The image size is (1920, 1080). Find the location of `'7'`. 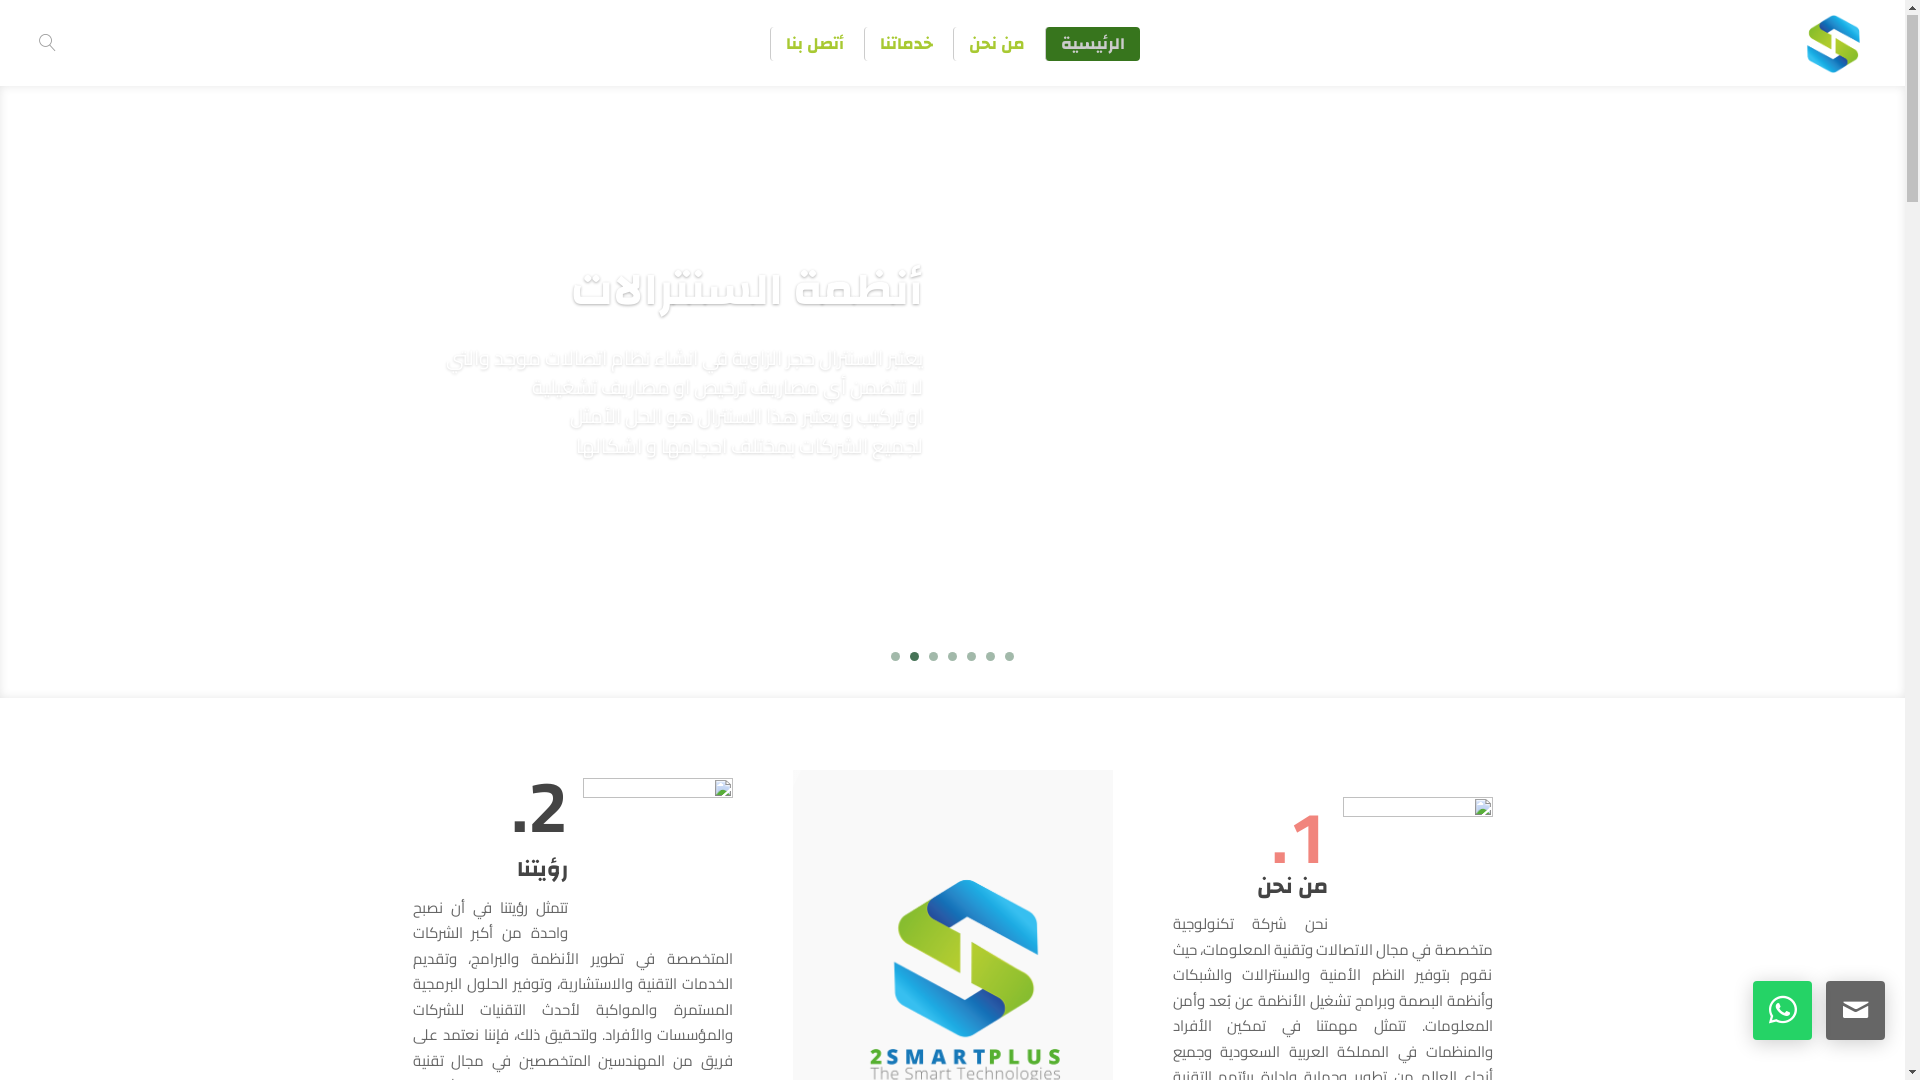

'7' is located at coordinates (894, 657).